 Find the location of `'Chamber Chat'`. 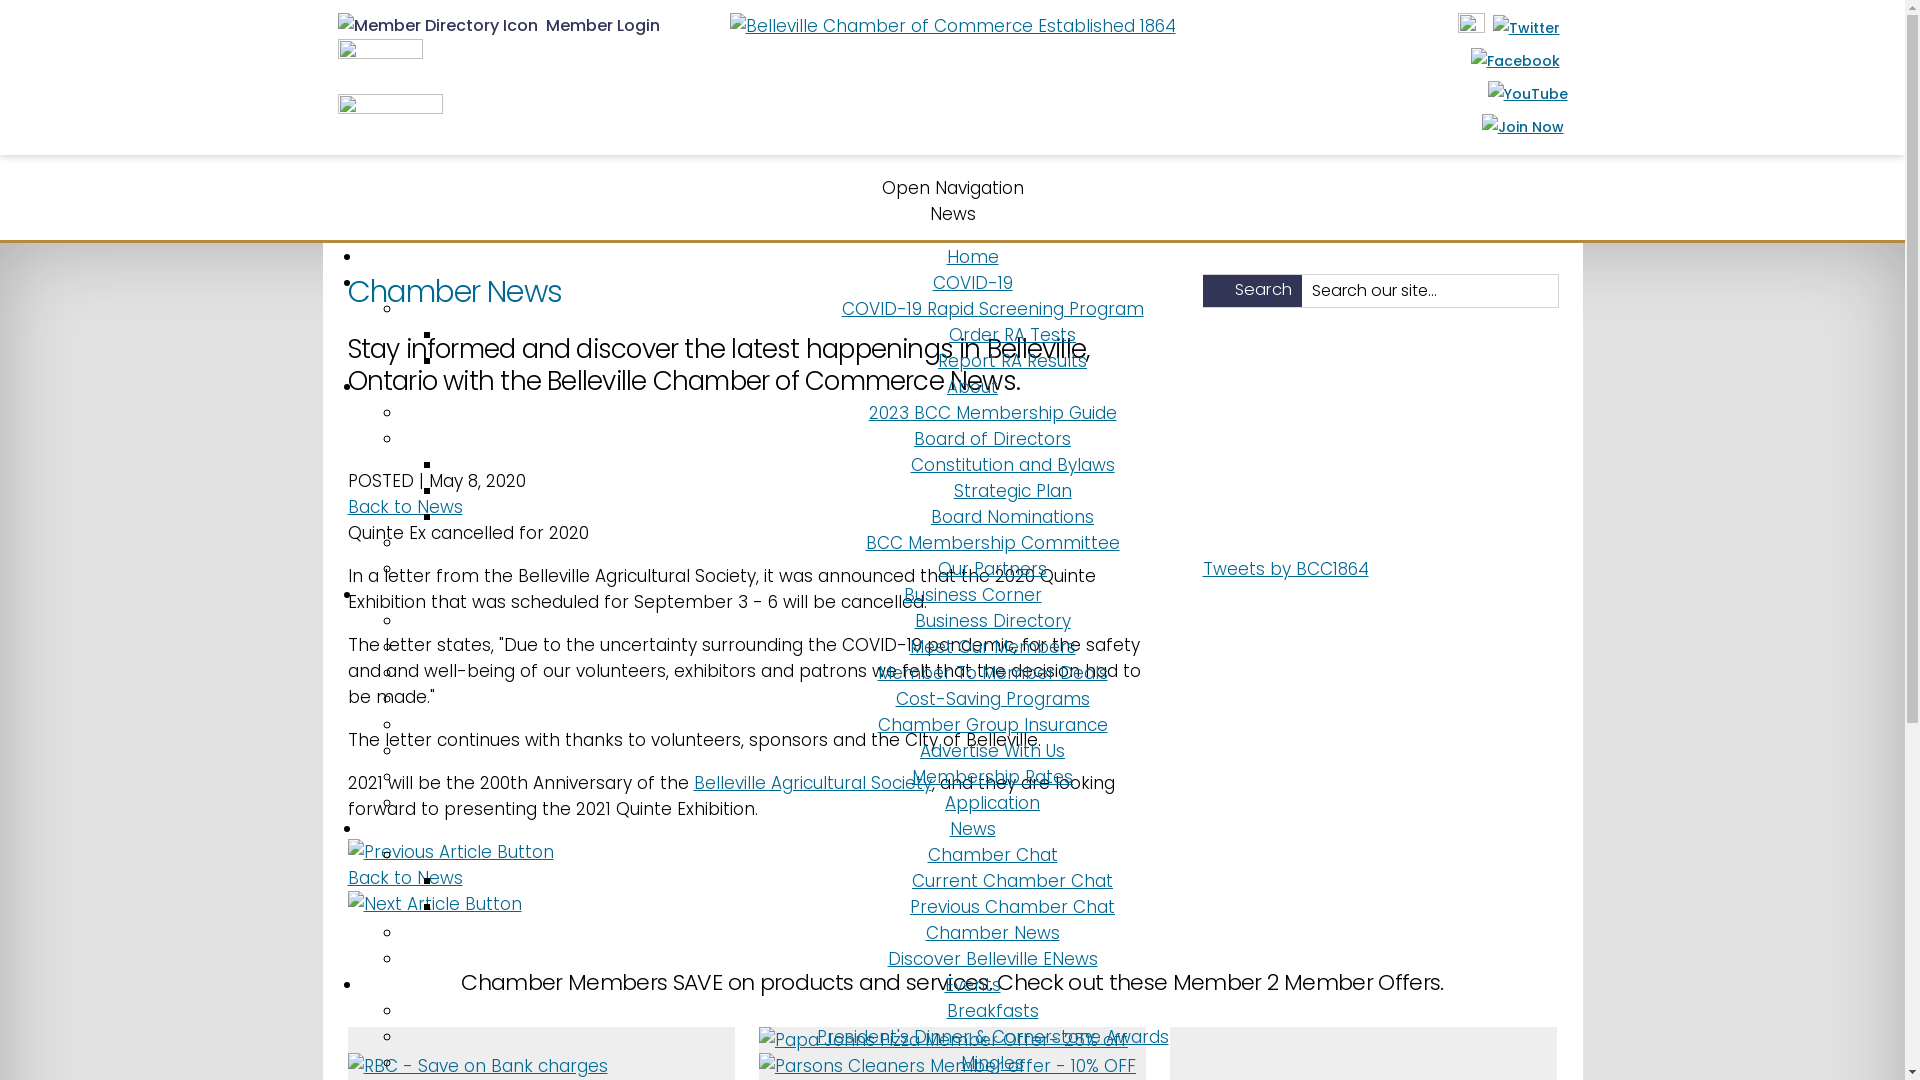

'Chamber Chat' is located at coordinates (993, 855).